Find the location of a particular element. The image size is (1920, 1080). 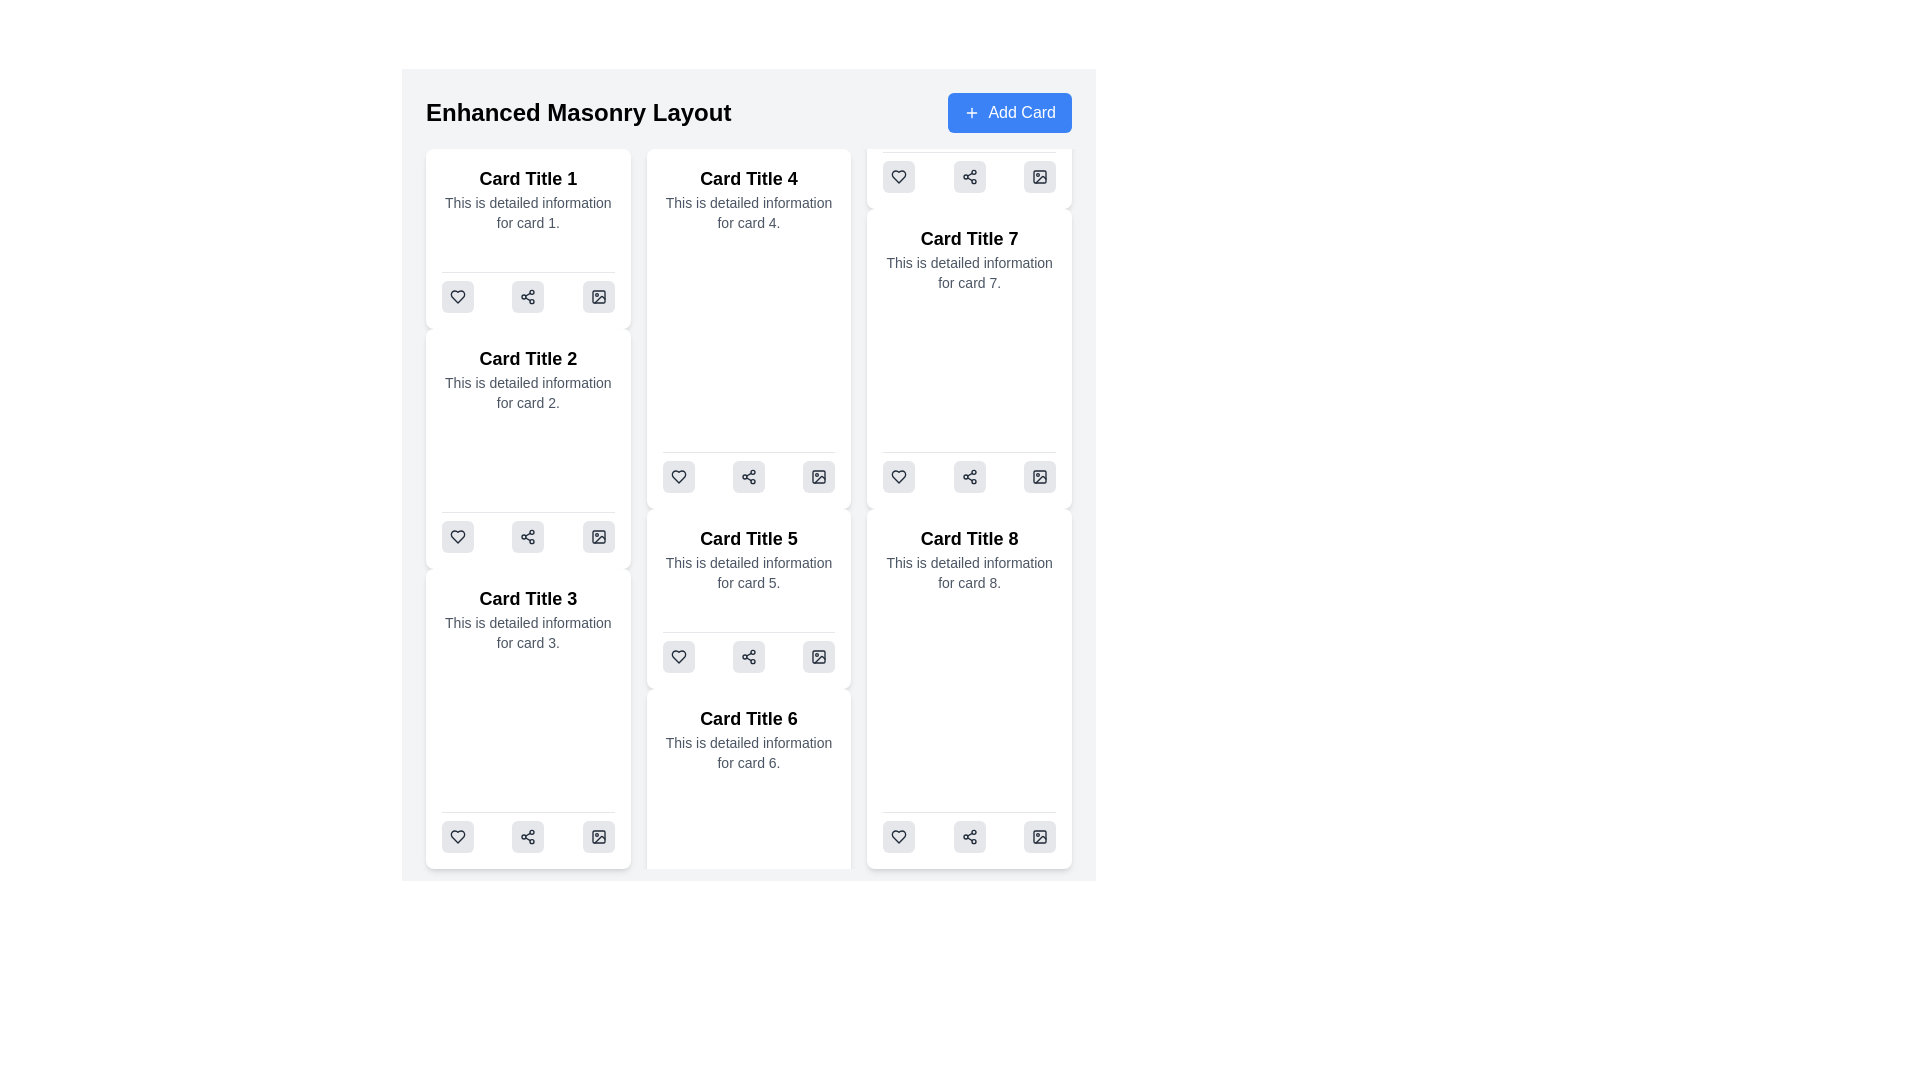

the 'Share' icon button located at the bottom of the card labeled 'Card Title 2' is located at coordinates (528, 531).